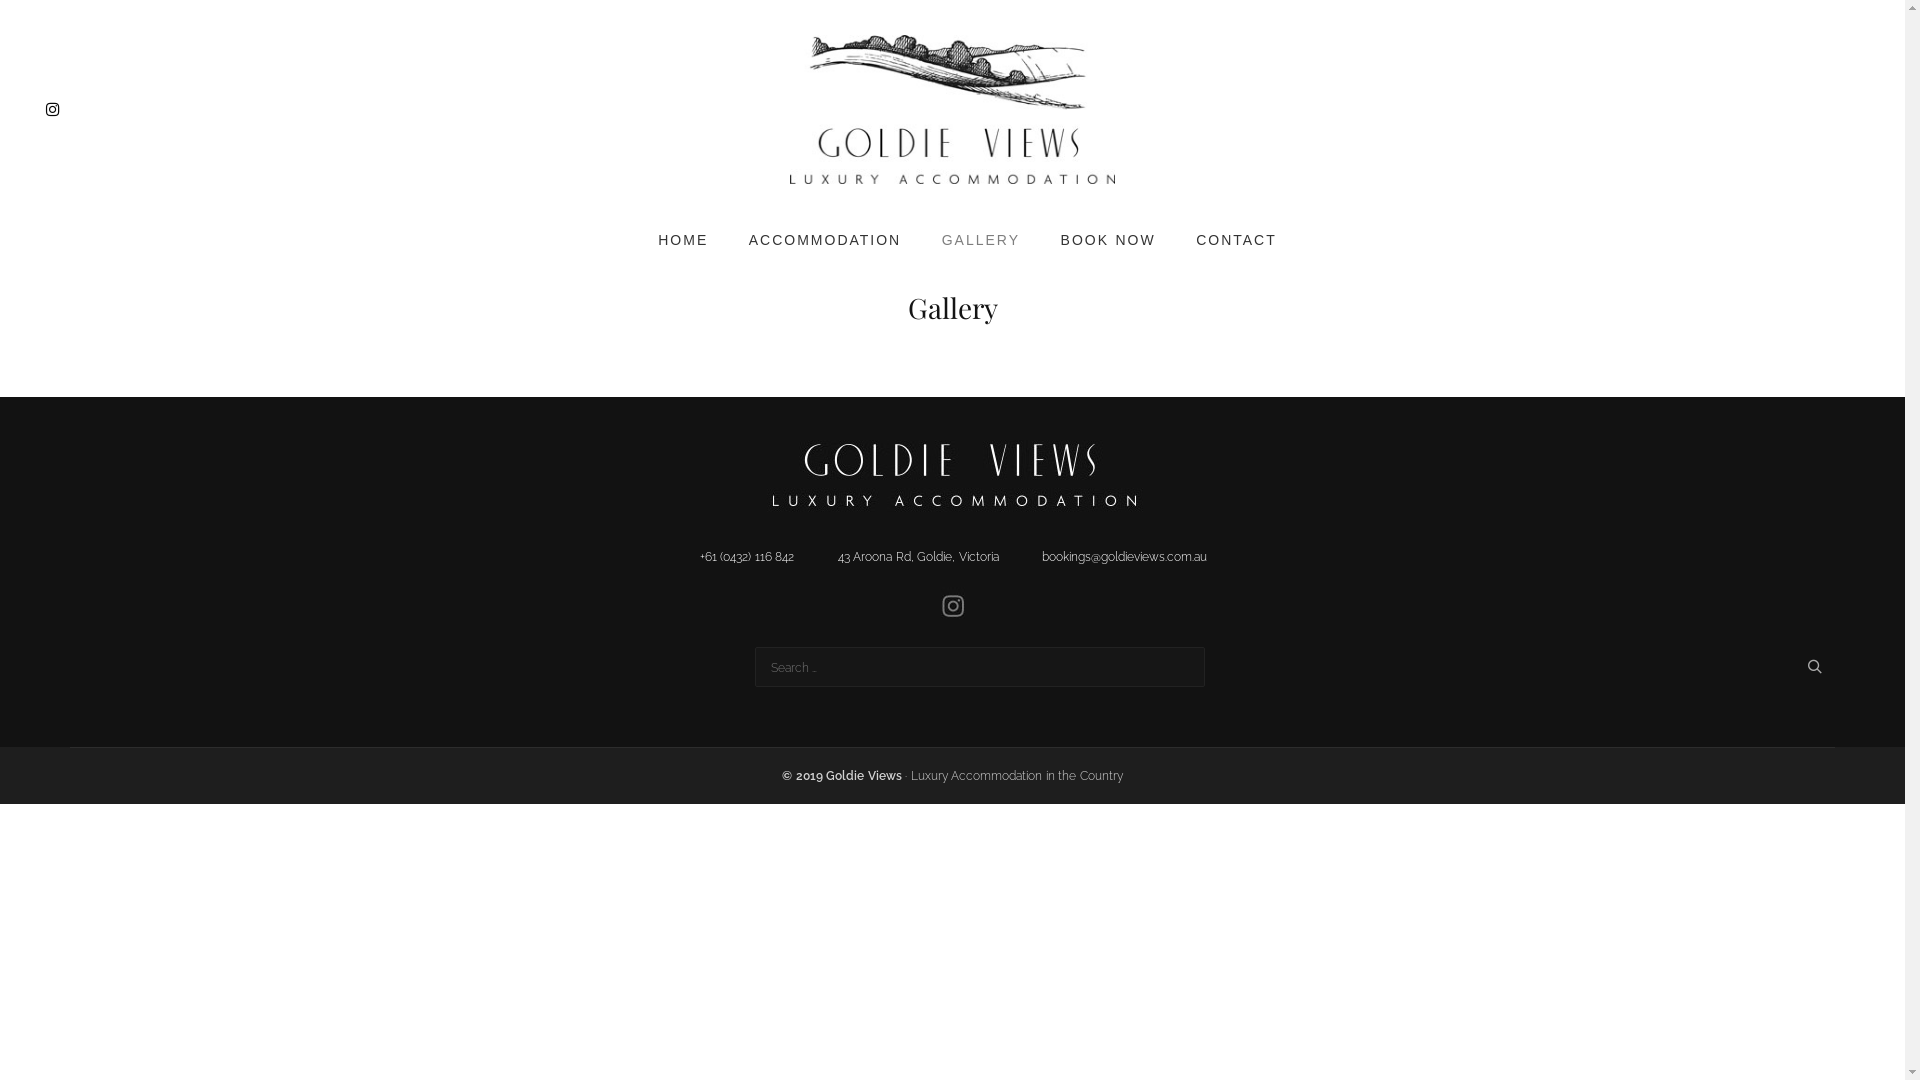  What do you see at coordinates (1804, 667) in the screenshot?
I see `'Search'` at bounding box center [1804, 667].